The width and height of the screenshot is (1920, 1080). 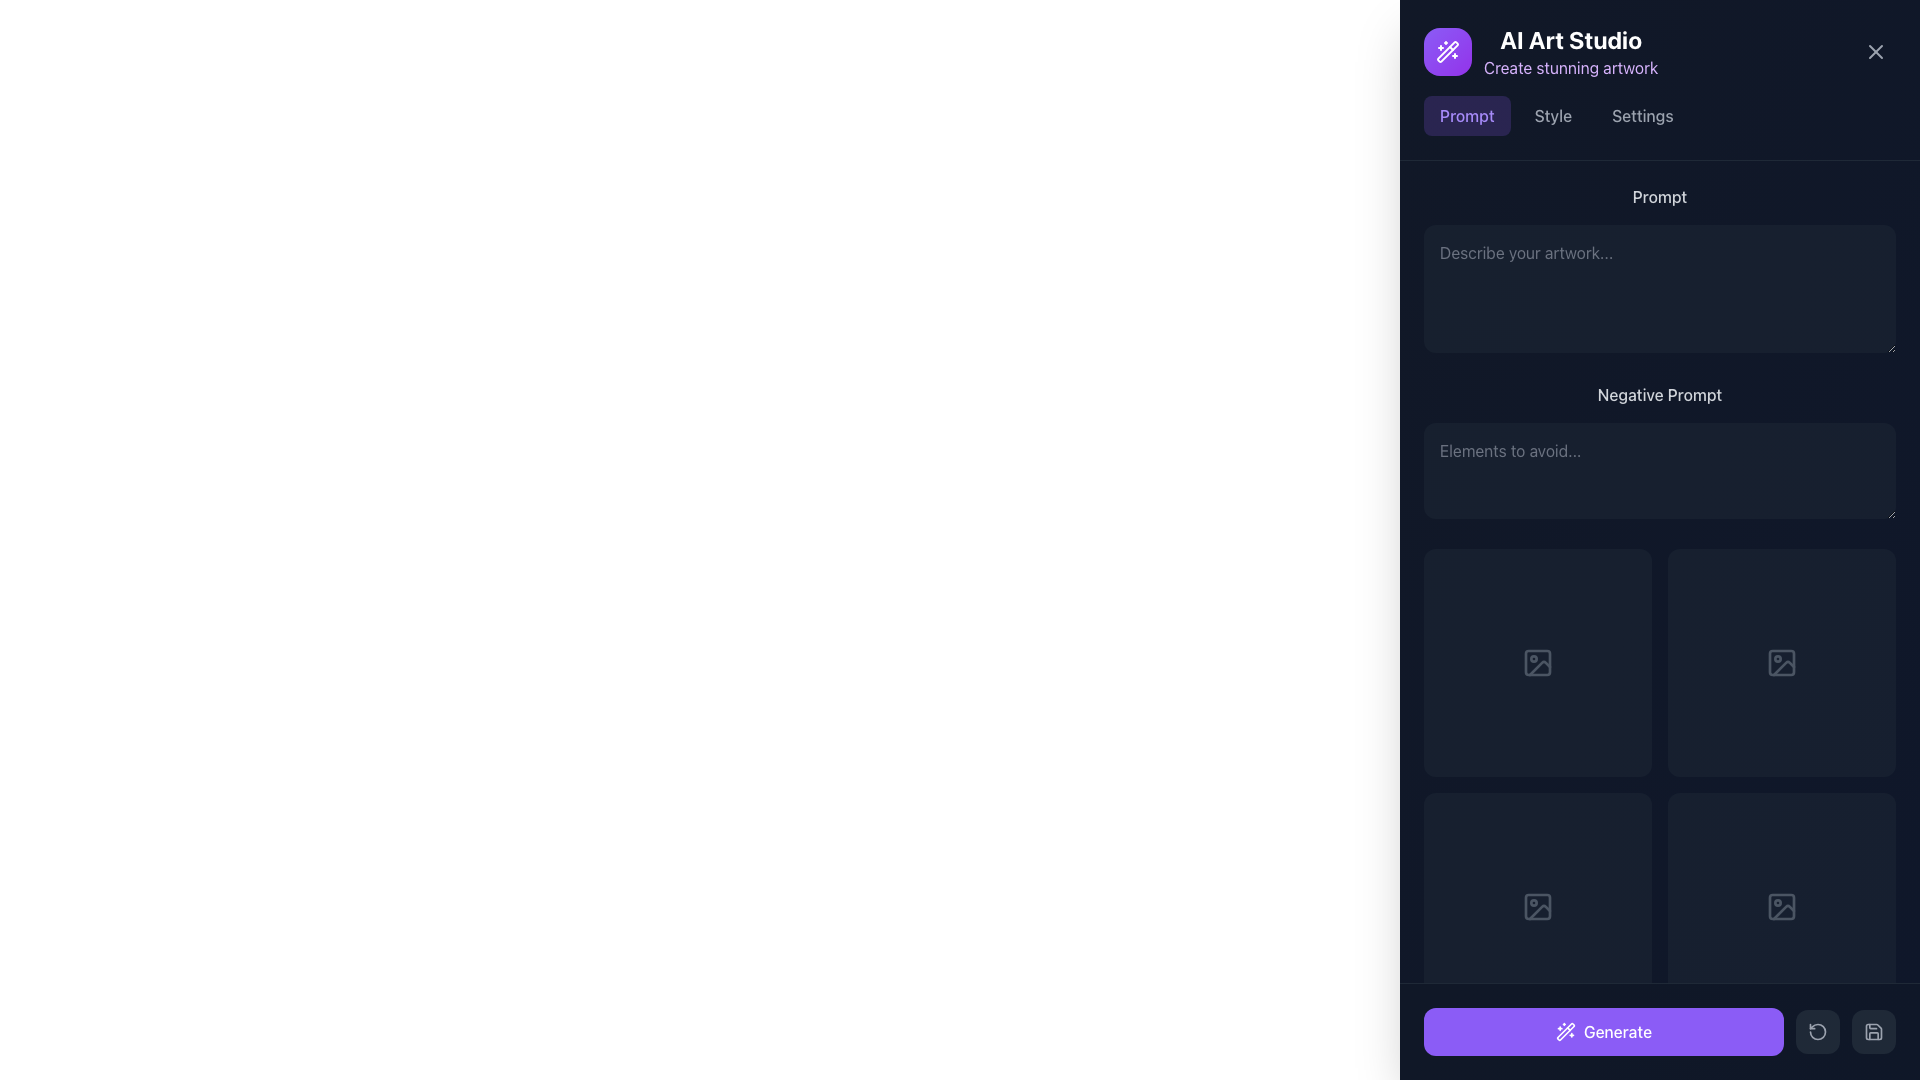 I want to click on the static text label that describes or categorizes the section for artwork descriptions, located above the text input area with the placeholder 'Describe your artwork...', so click(x=1660, y=196).